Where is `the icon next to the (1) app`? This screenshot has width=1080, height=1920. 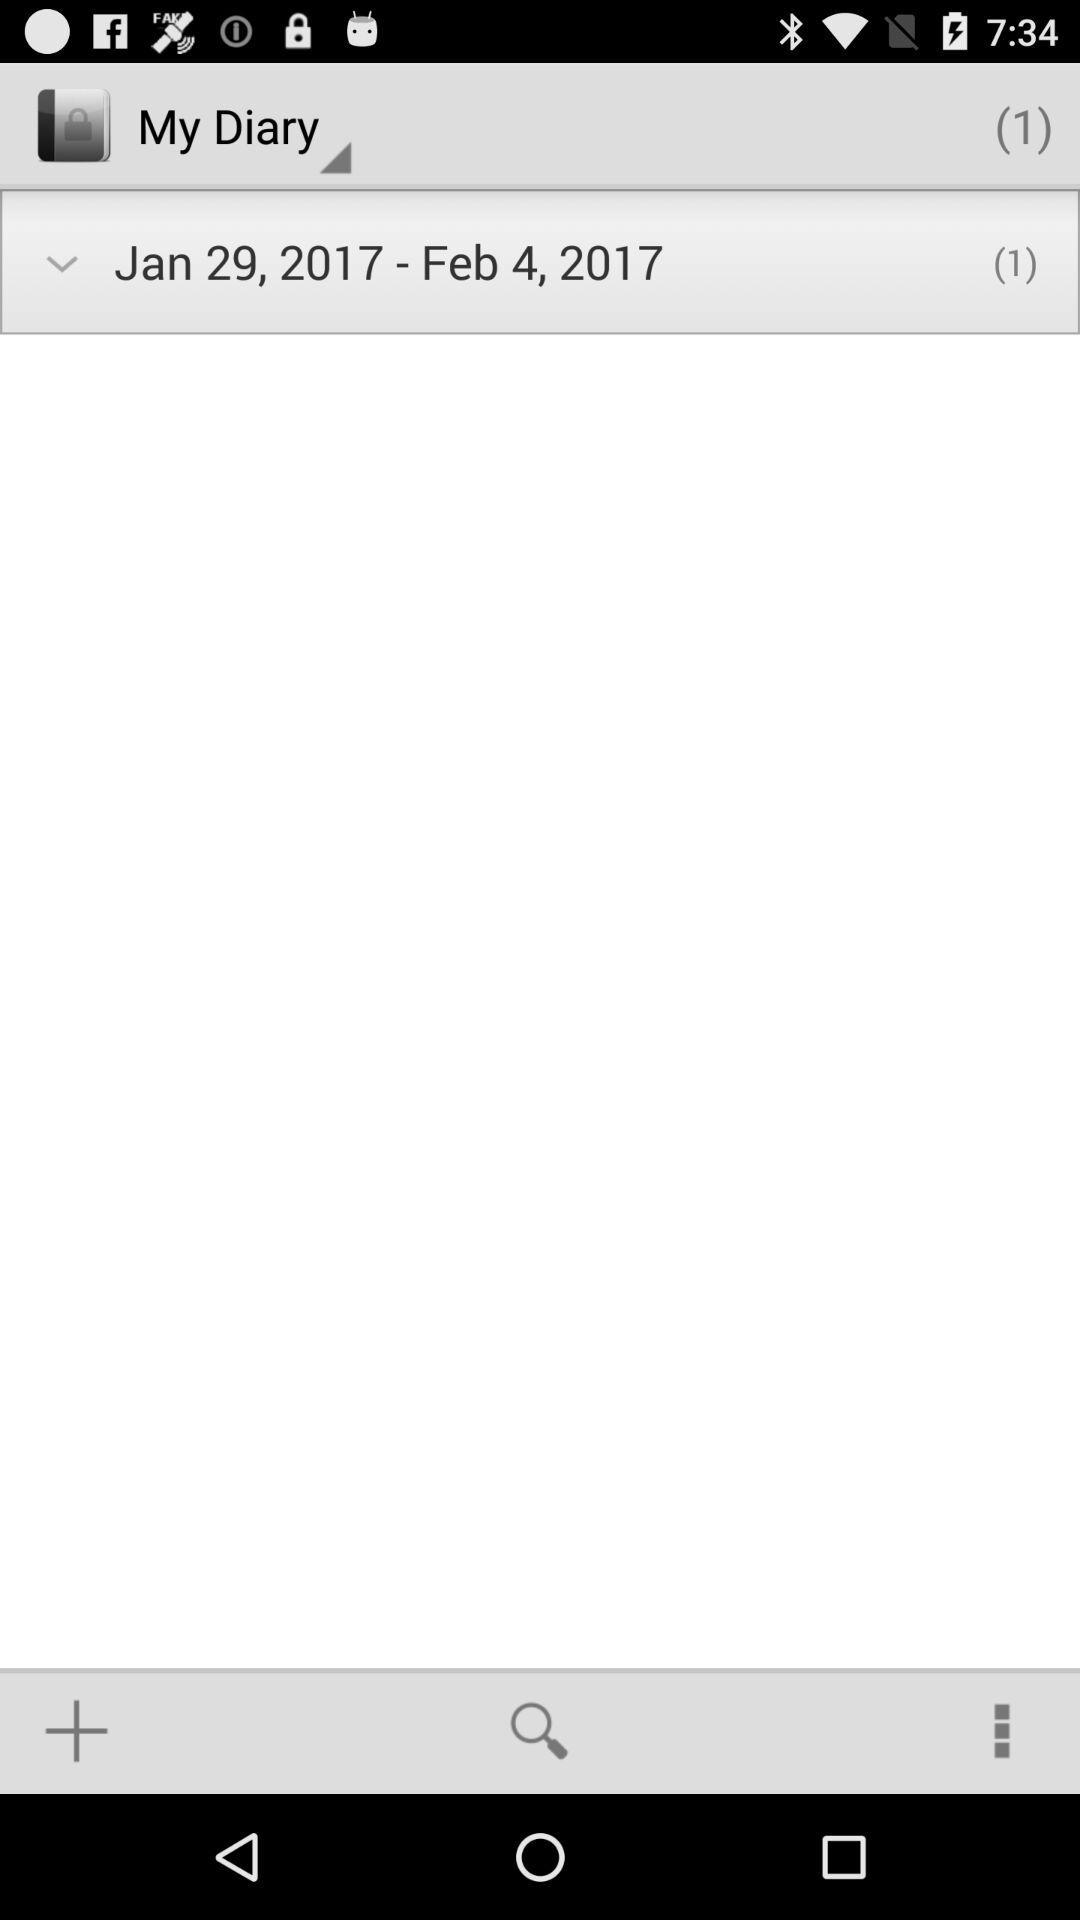
the icon next to the (1) app is located at coordinates (243, 124).